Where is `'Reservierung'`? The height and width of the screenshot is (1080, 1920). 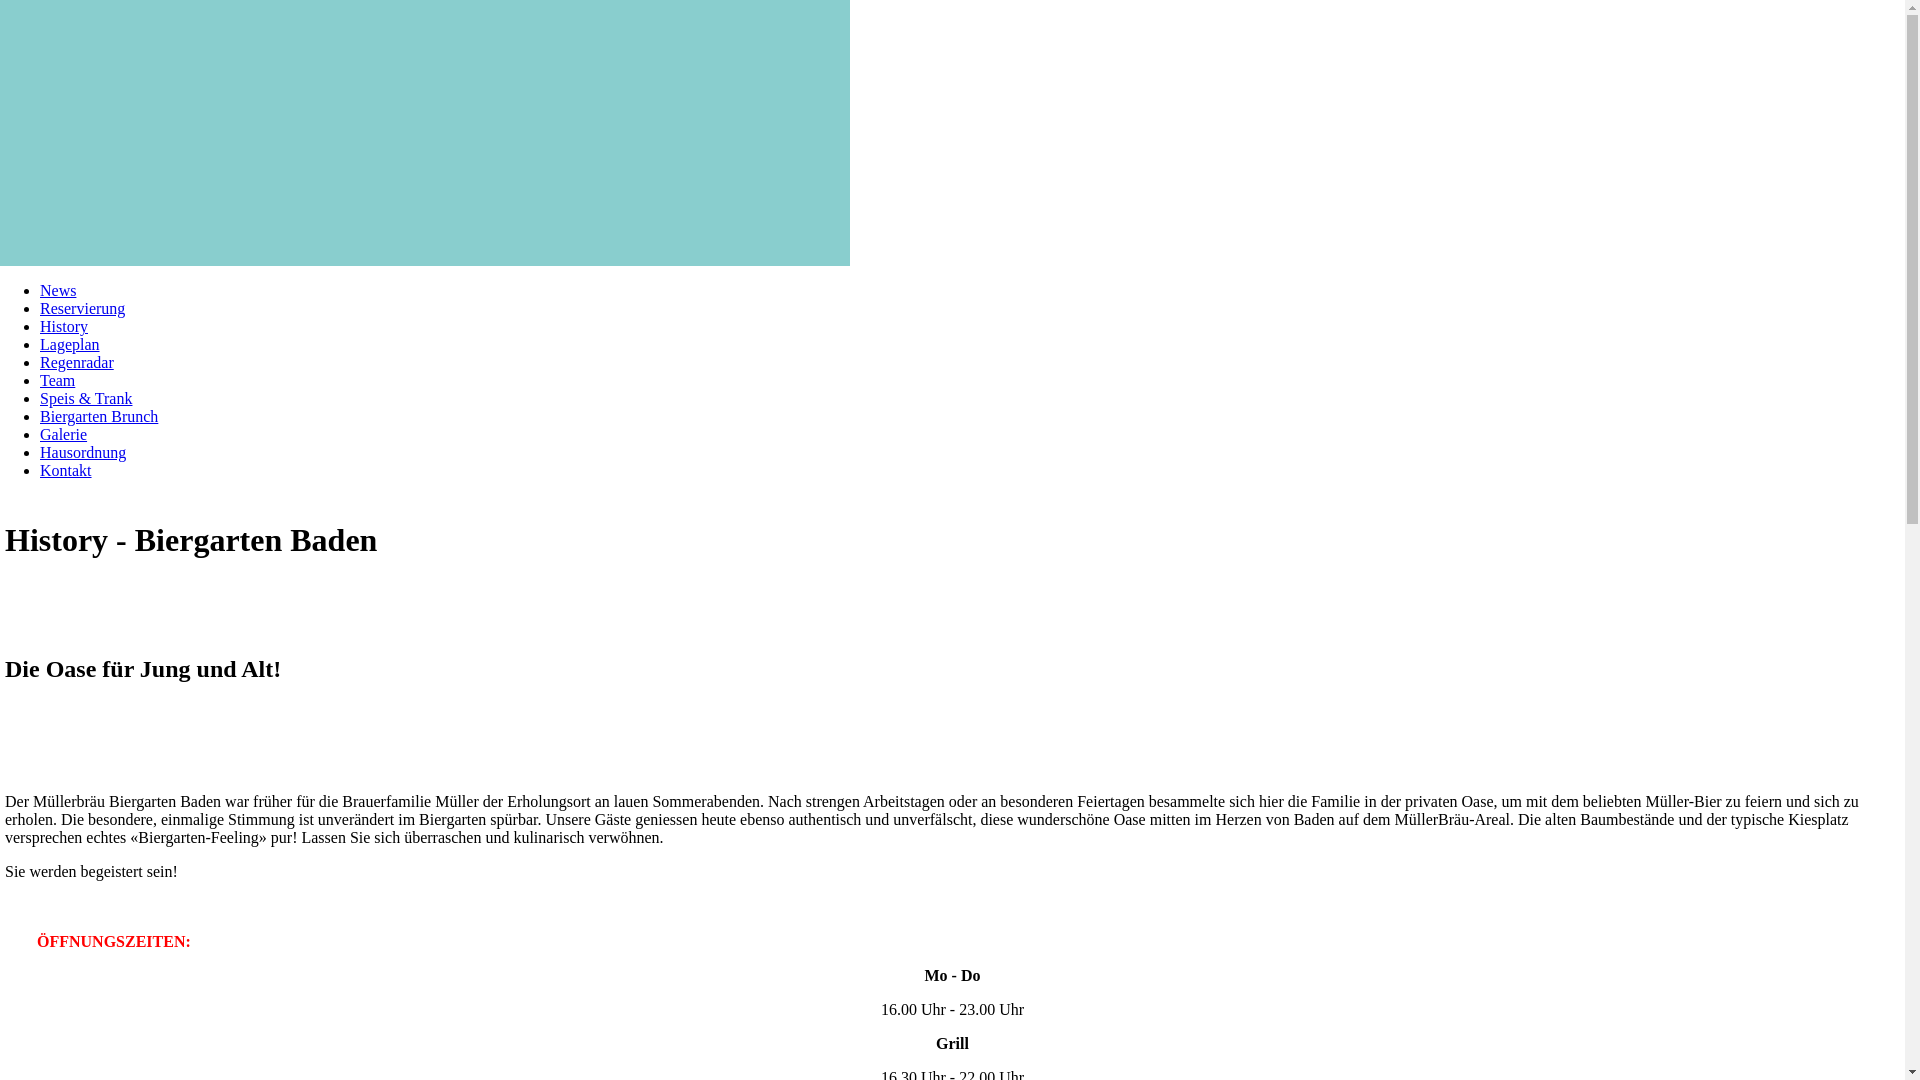
'Reservierung' is located at coordinates (81, 308).